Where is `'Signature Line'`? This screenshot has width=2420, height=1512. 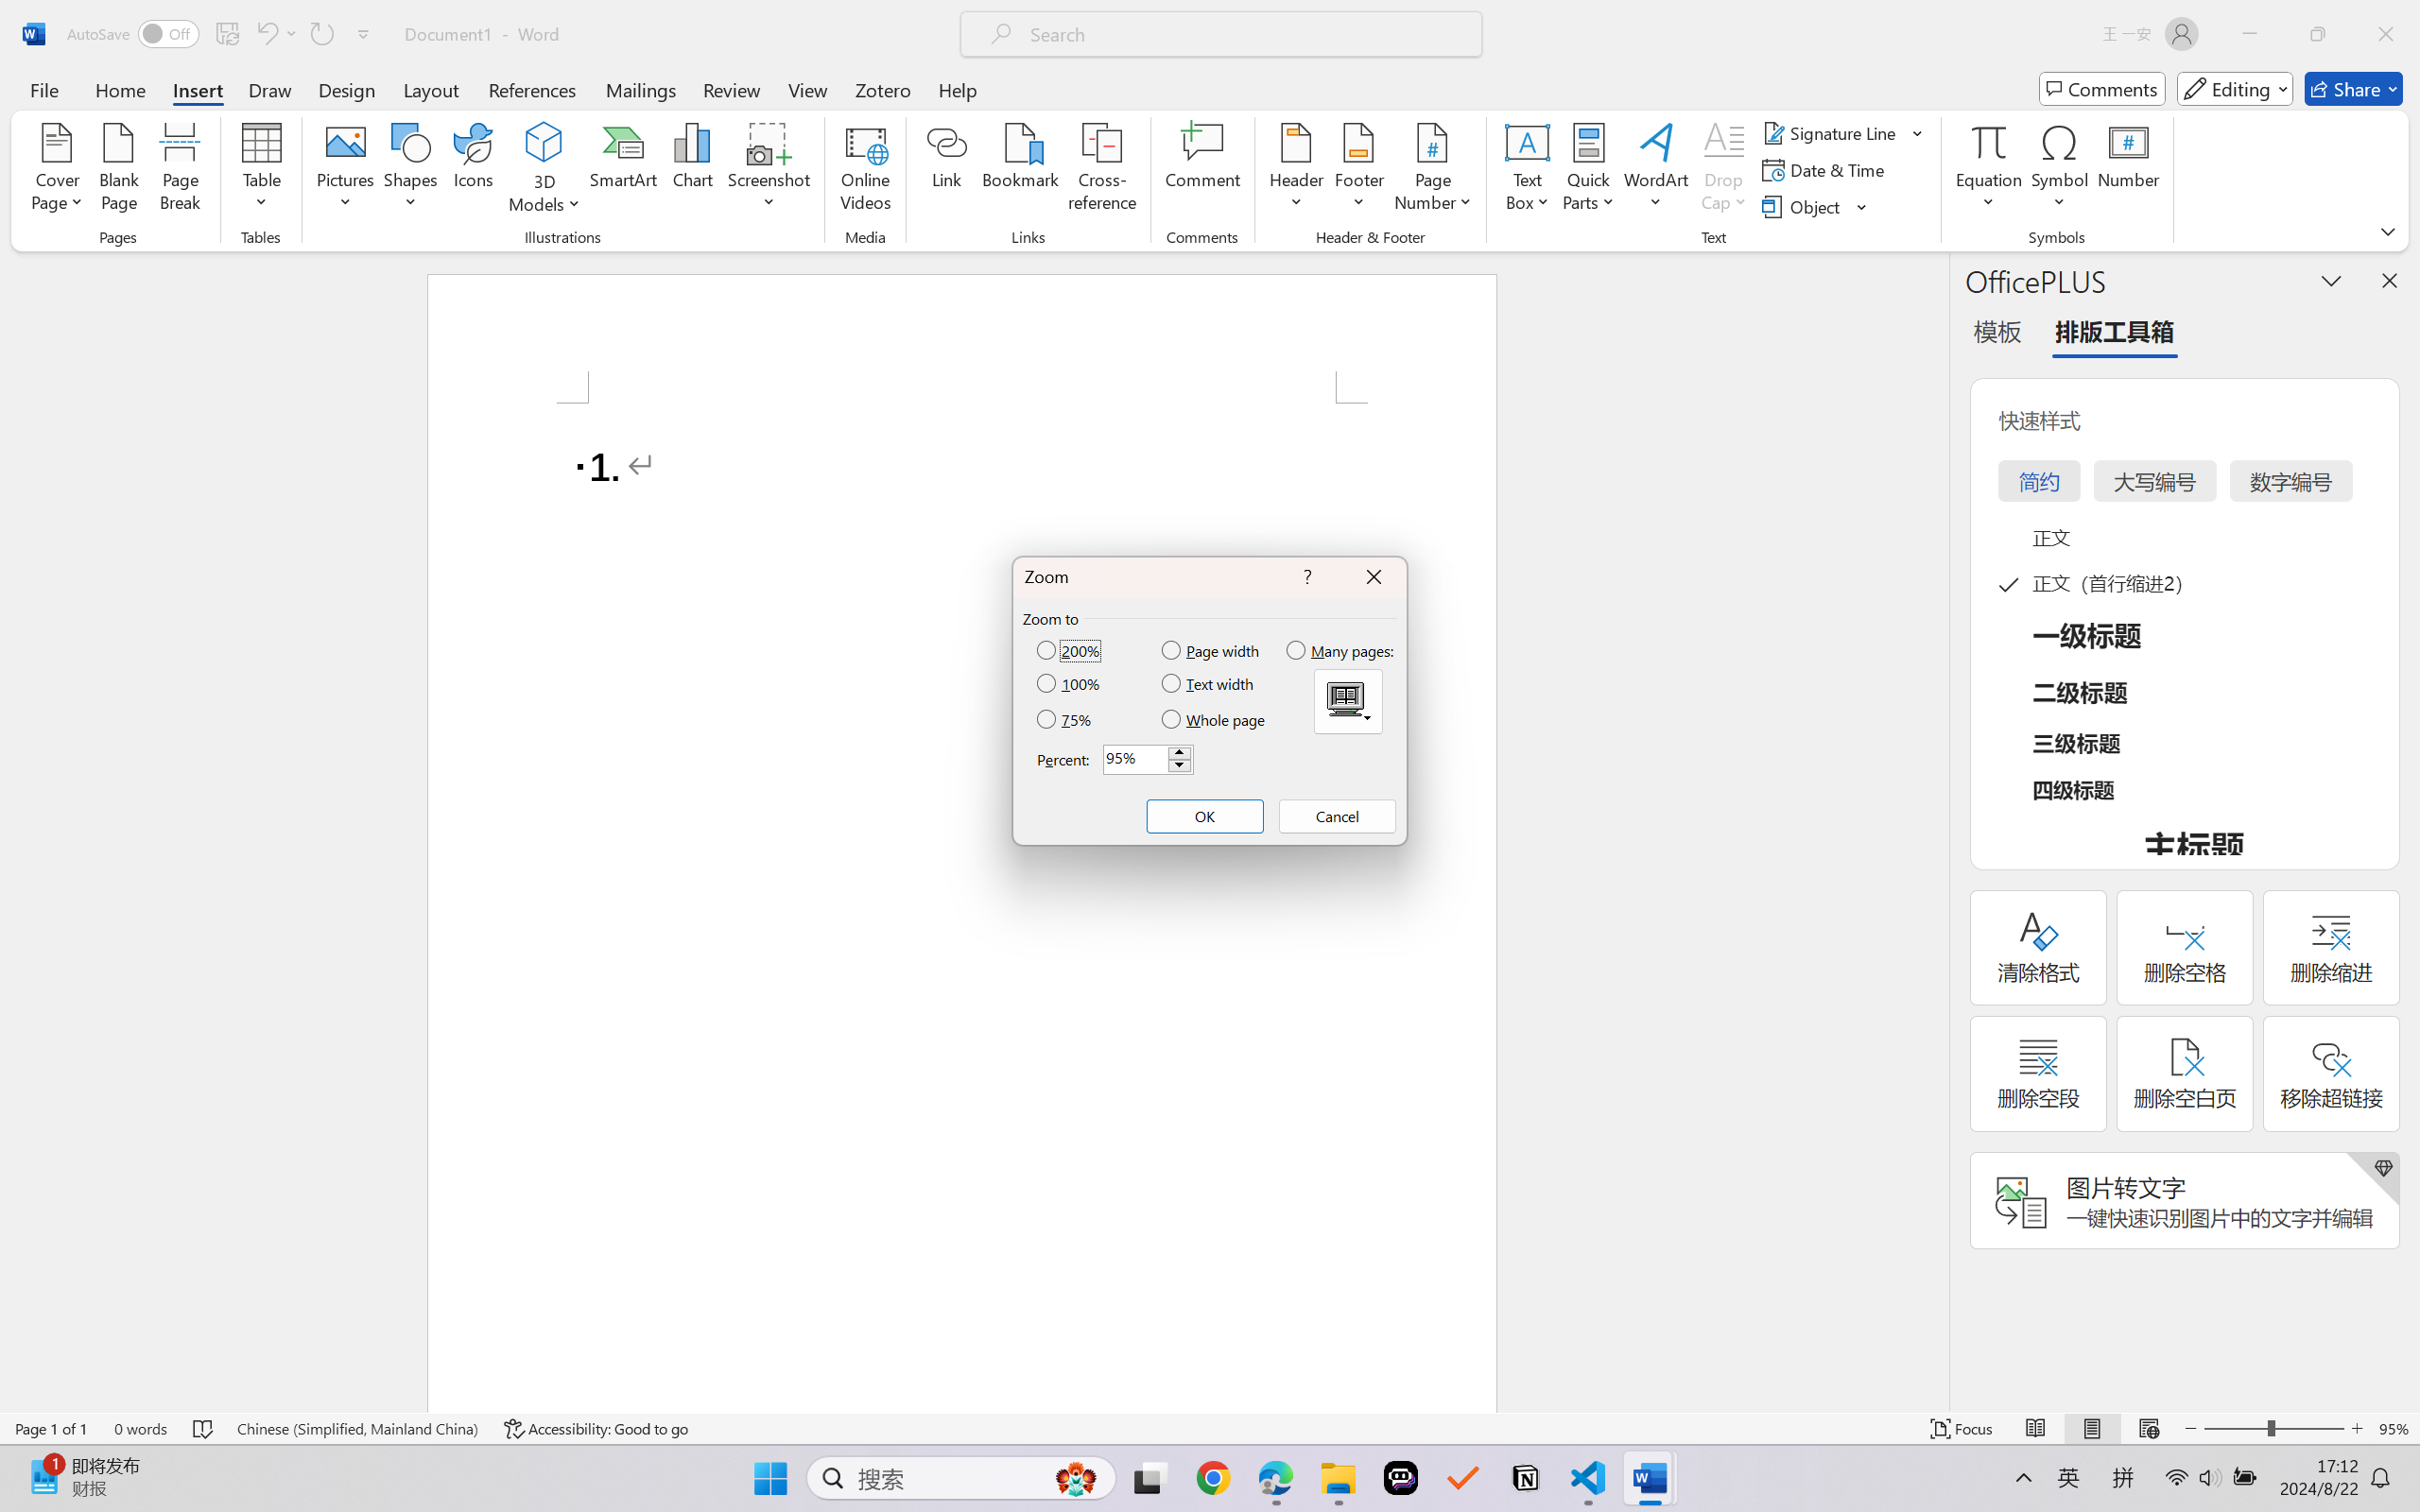 'Signature Line' is located at coordinates (1843, 131).